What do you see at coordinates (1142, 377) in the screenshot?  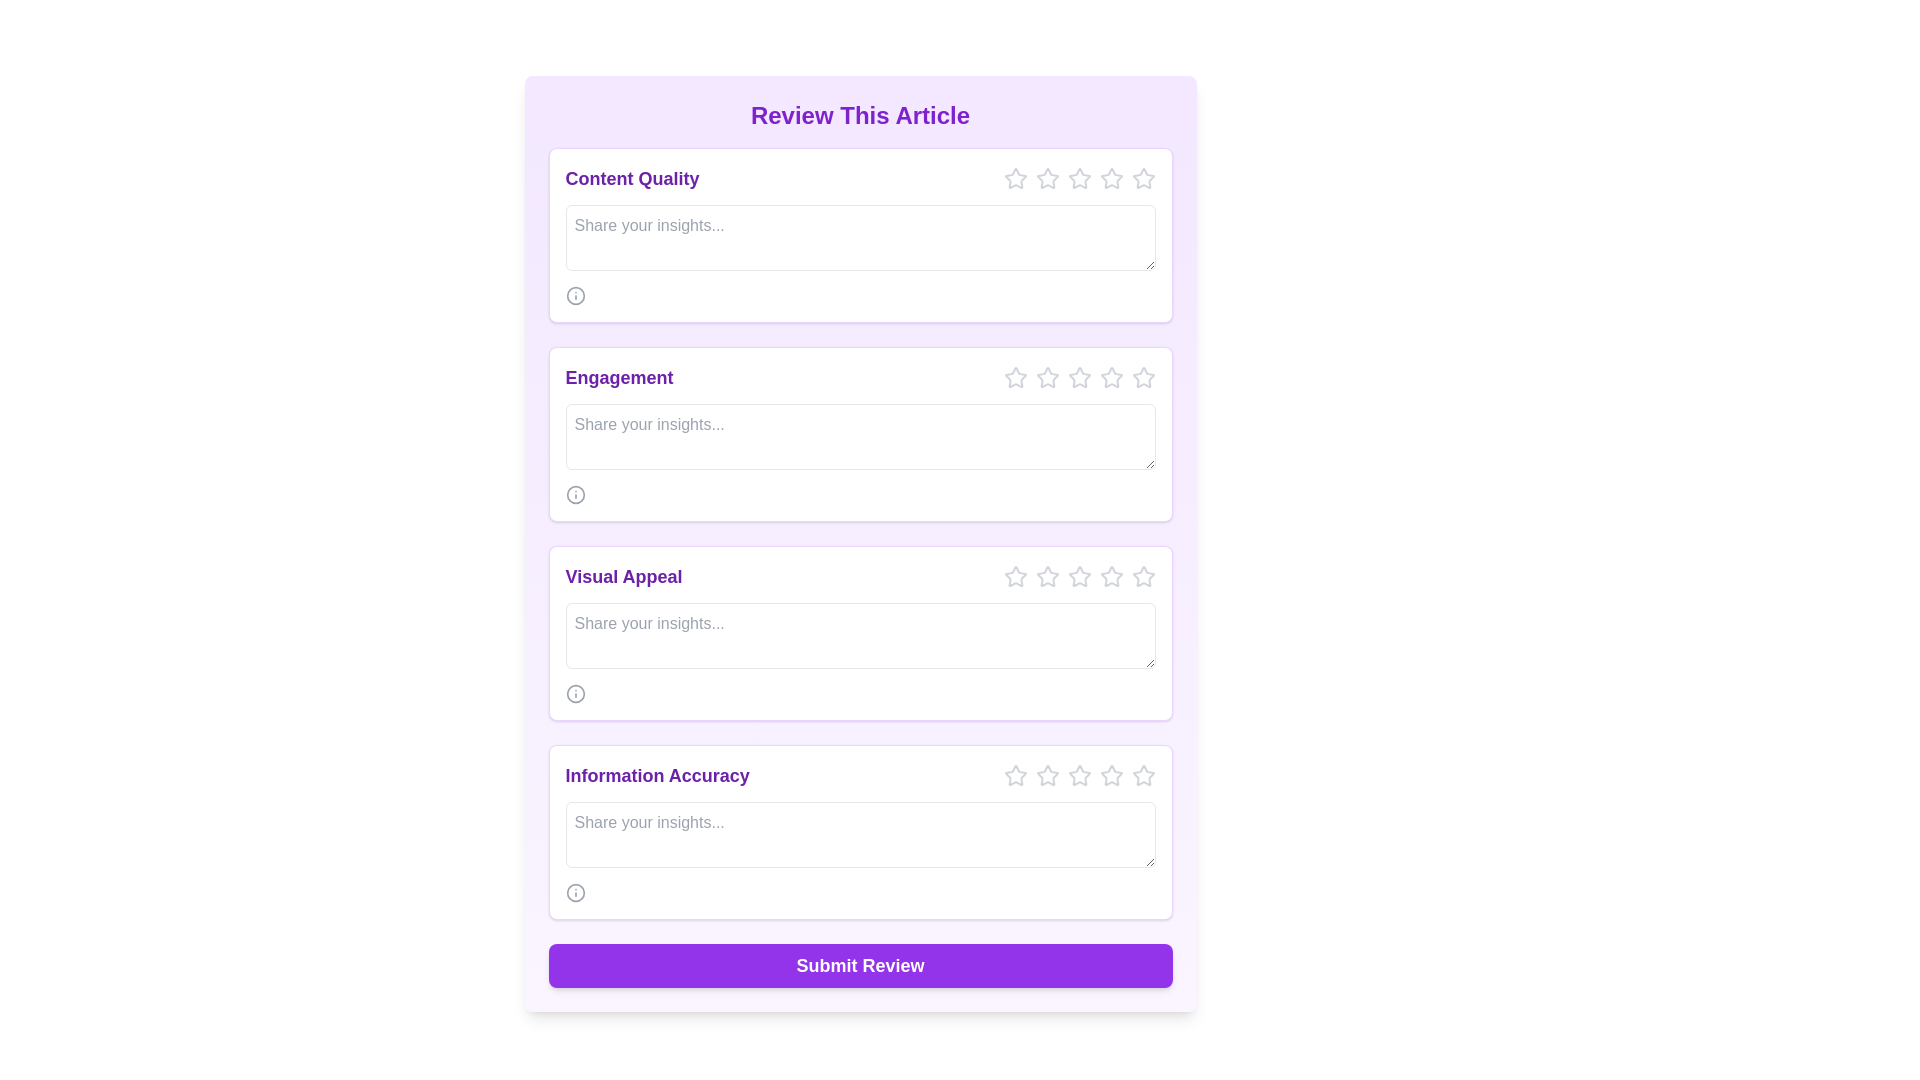 I see `the rightmost star-shaped icon in the 'Engagement' feedback section` at bounding box center [1142, 377].